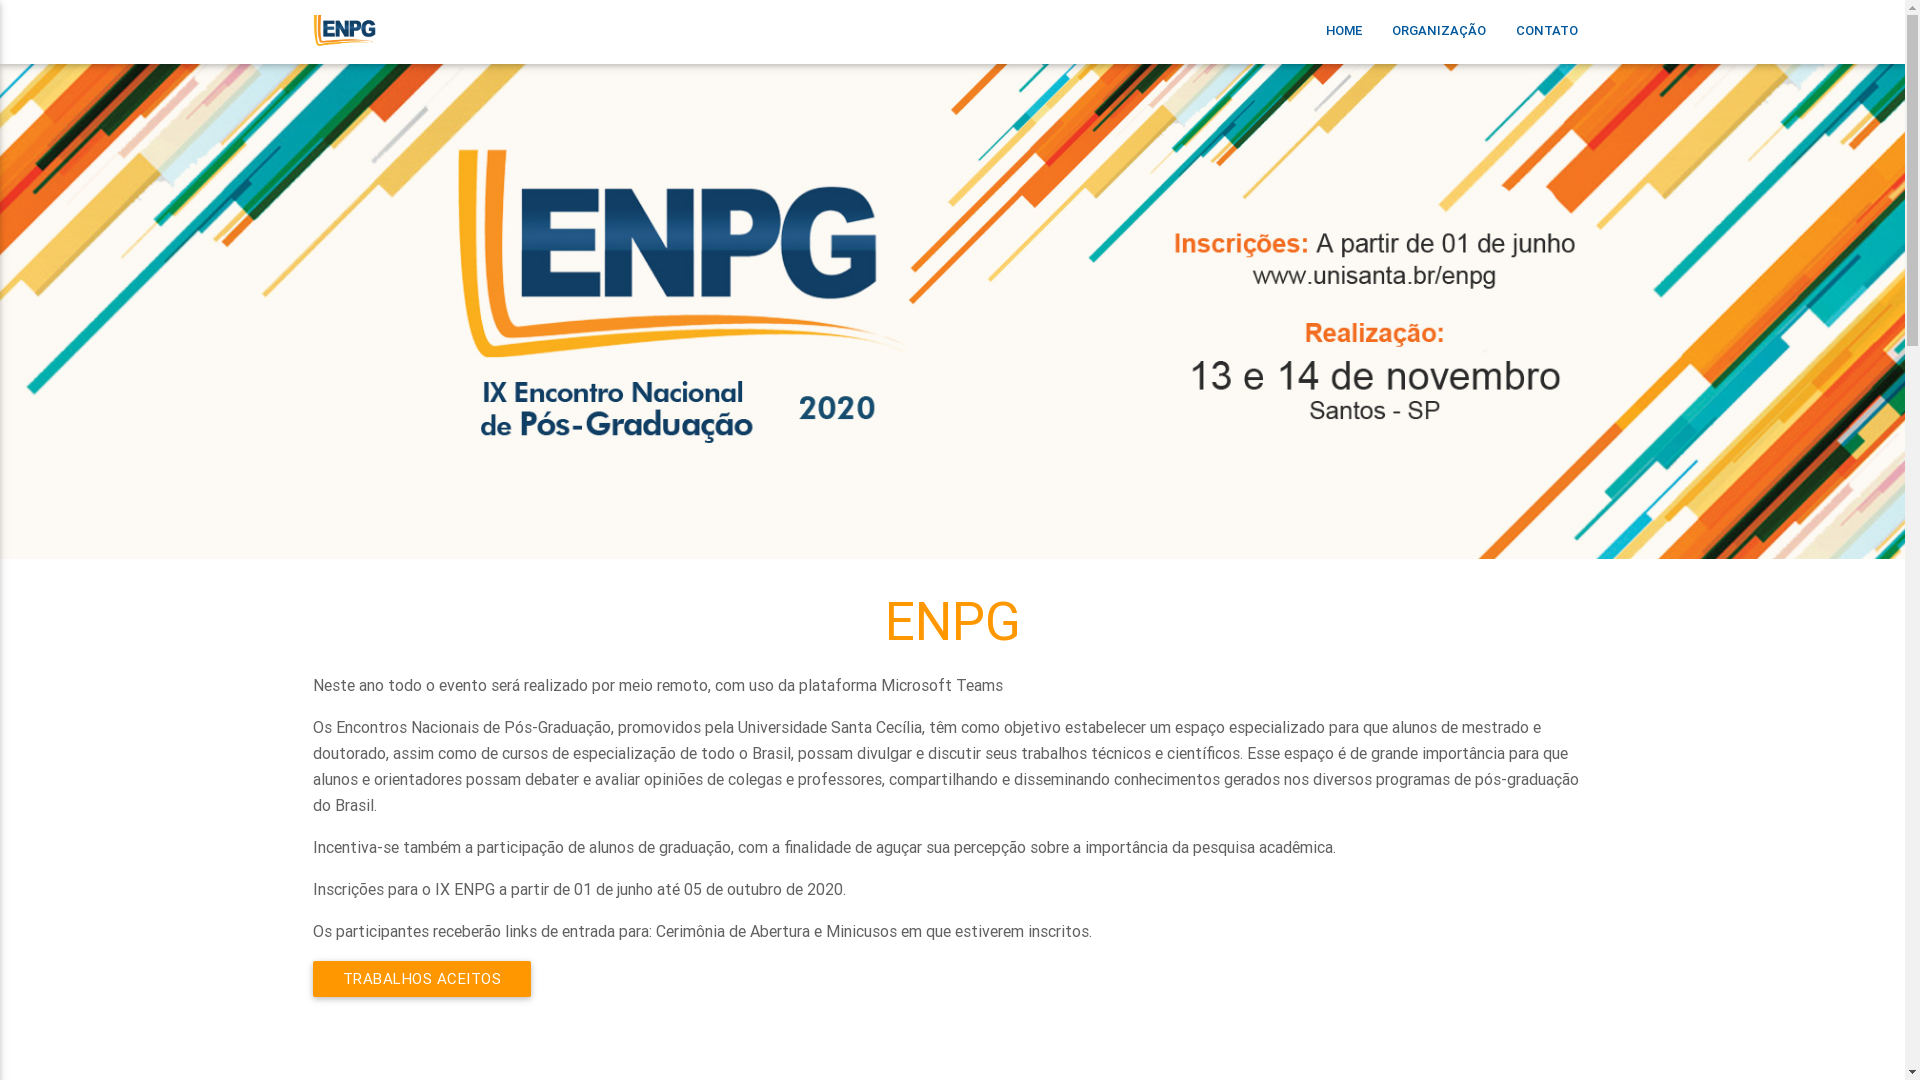 This screenshot has height=1080, width=1920. Describe the element at coordinates (1544, 50) in the screenshot. I see `'CONTATO'` at that location.